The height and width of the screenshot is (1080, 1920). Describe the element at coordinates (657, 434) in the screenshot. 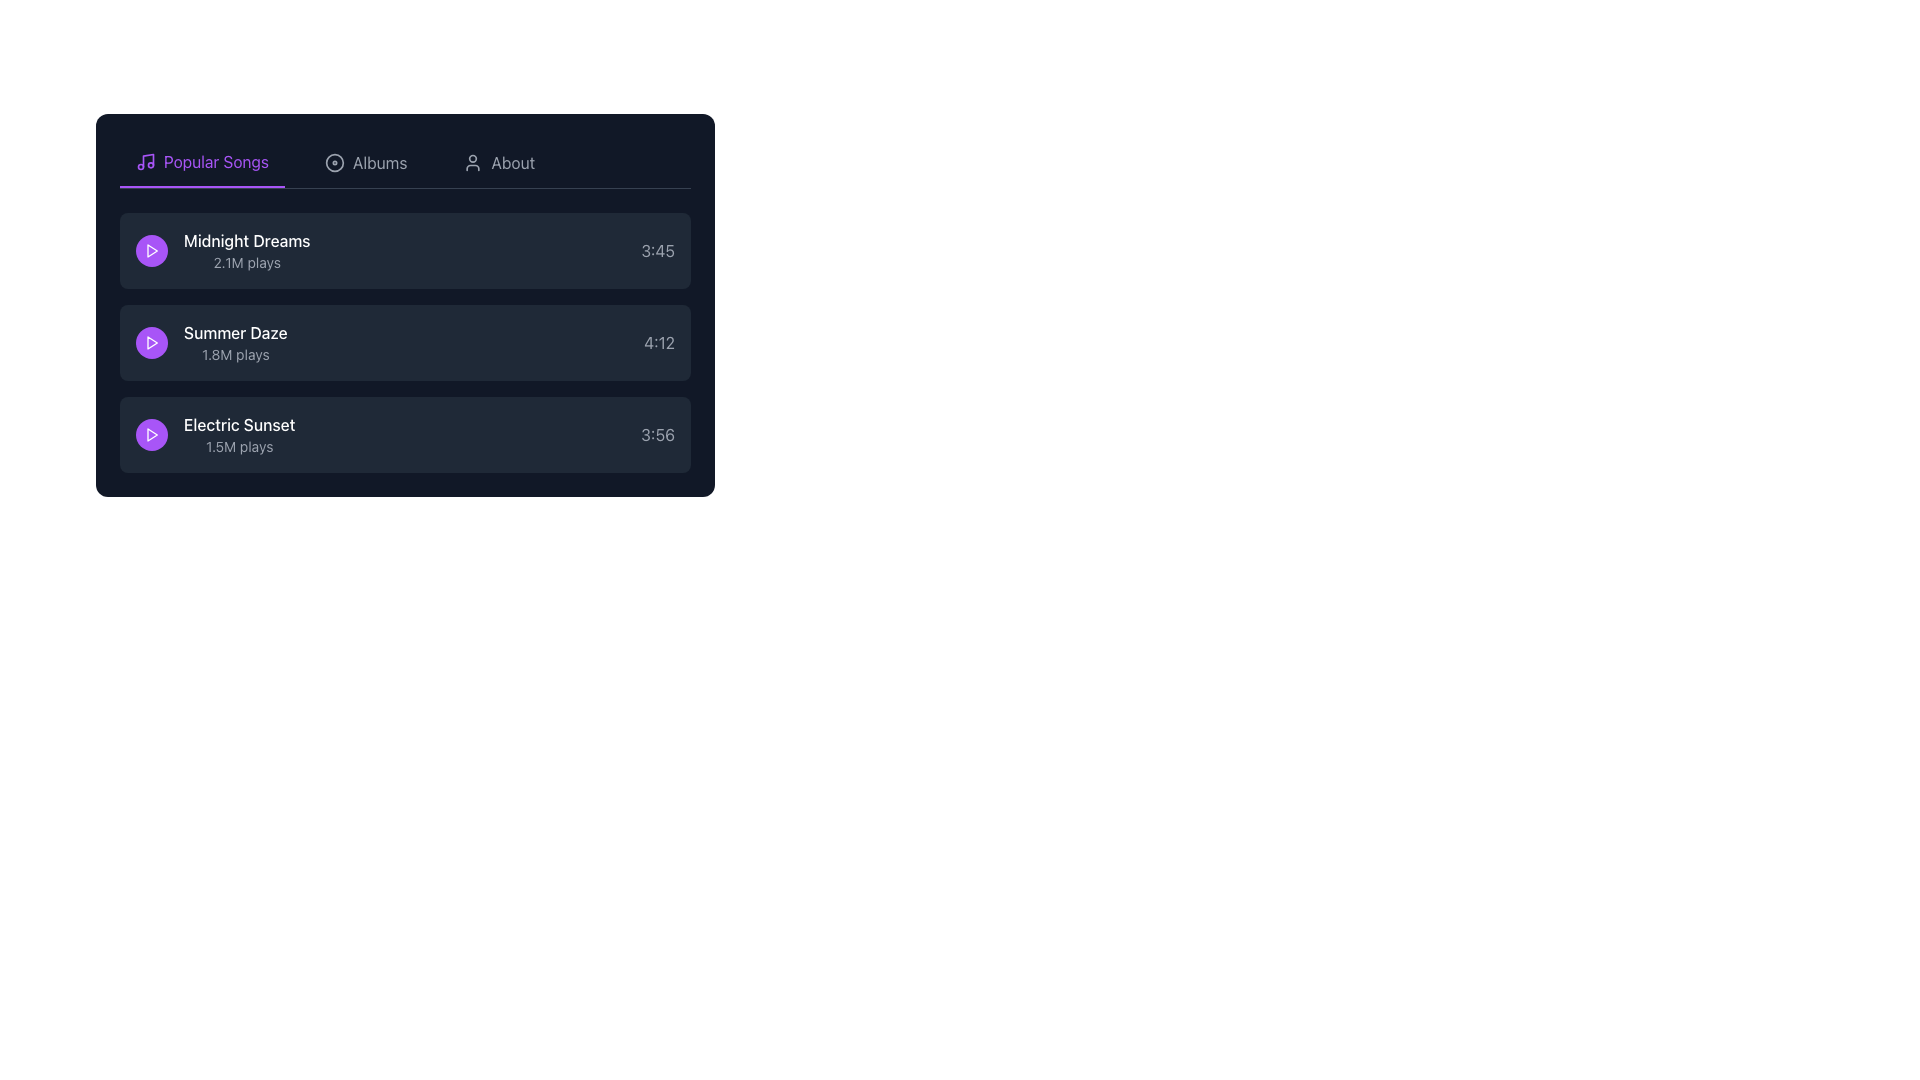

I see `the text display that shows the duration of the track 'Electric Sunset', located at the far right of the song's row, aligned with the song title and play button` at that location.